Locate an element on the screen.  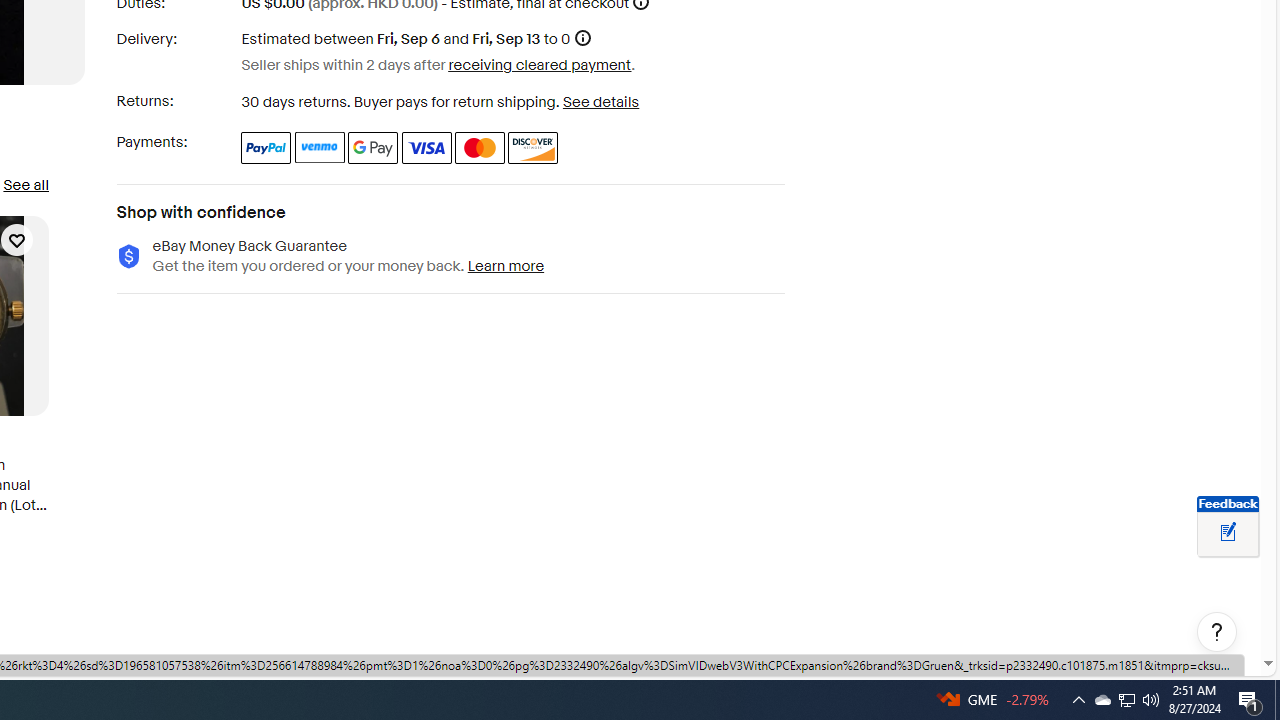
'Google Pay' is located at coordinates (373, 146).